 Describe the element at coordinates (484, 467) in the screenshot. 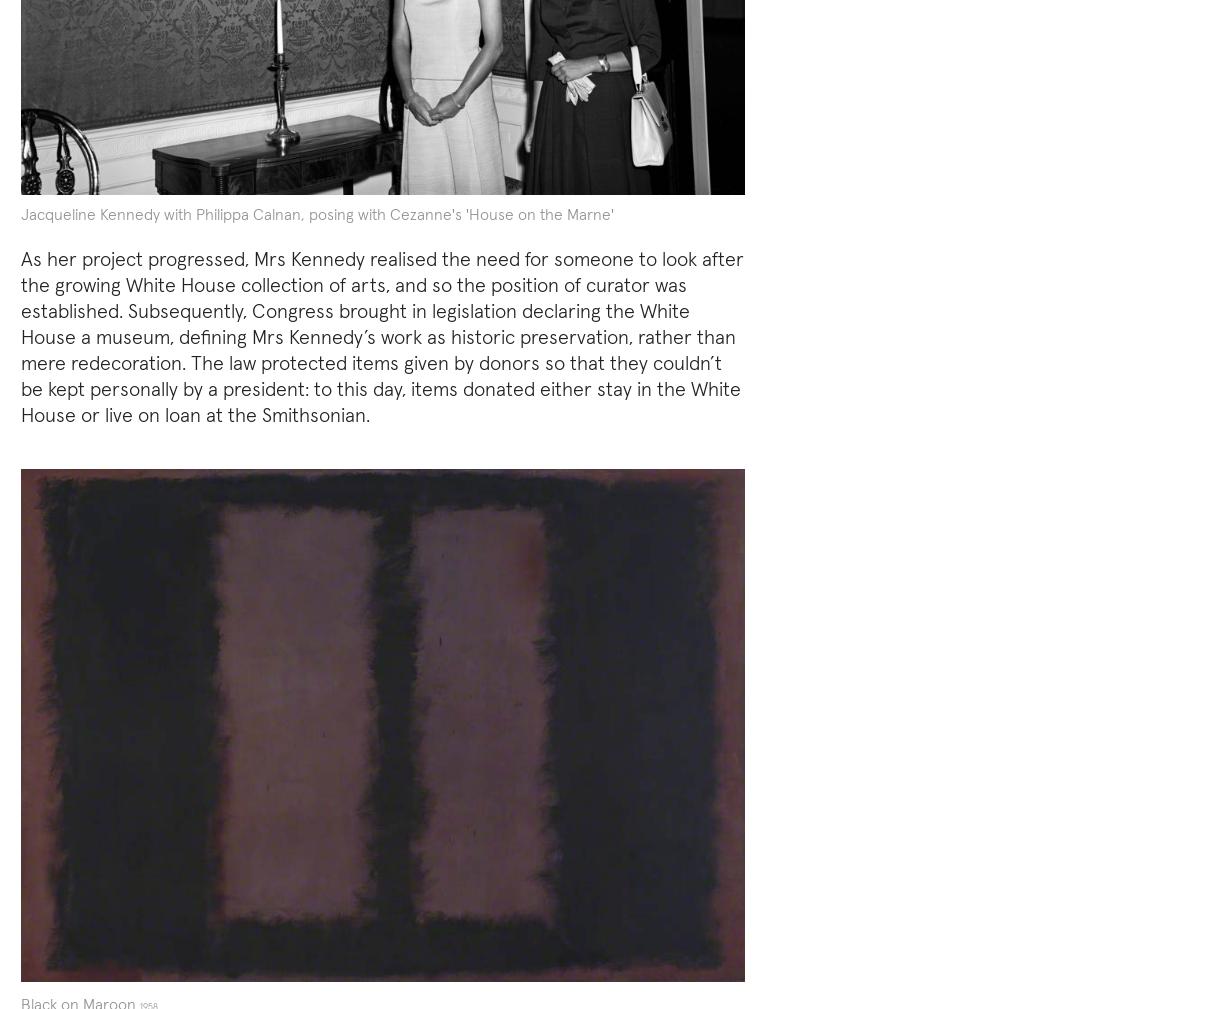

I see `'Robert Rauschenberg'` at that location.